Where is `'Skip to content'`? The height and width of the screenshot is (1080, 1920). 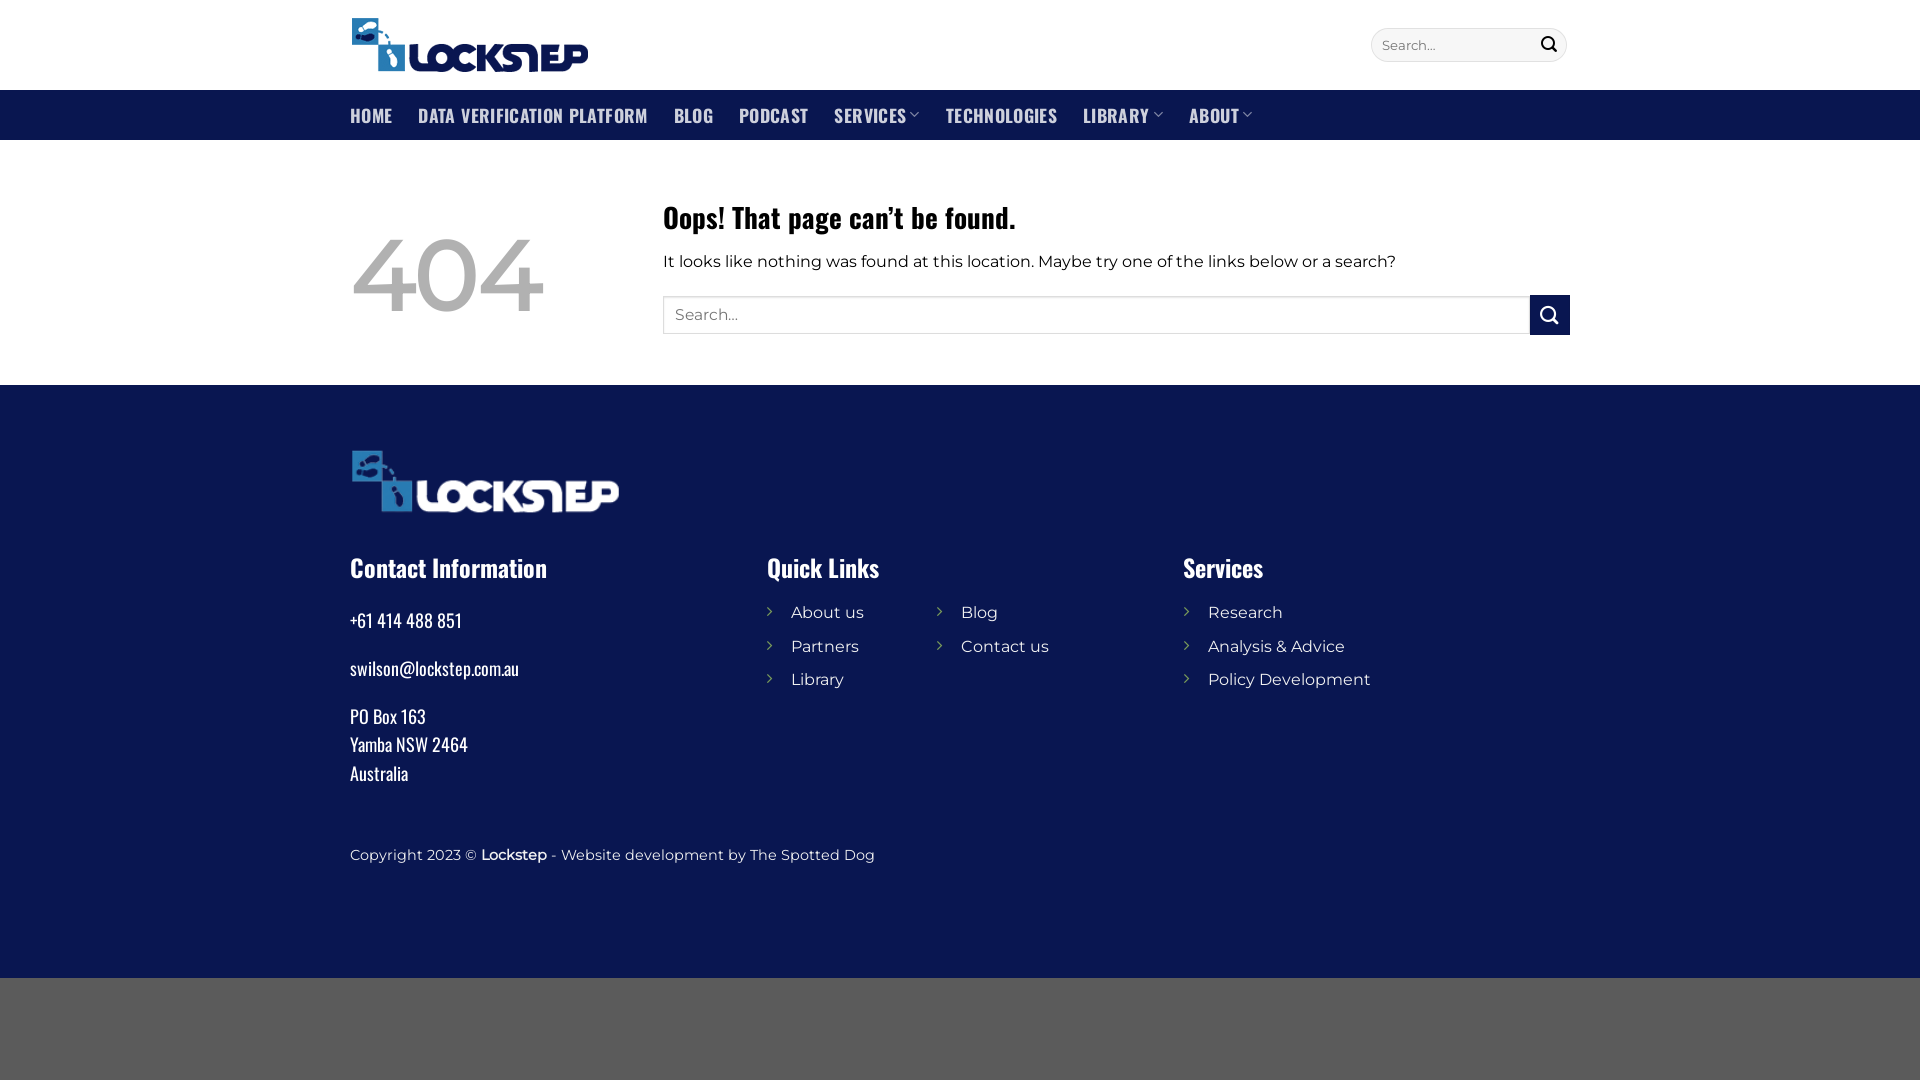 'Skip to content' is located at coordinates (0, 0).